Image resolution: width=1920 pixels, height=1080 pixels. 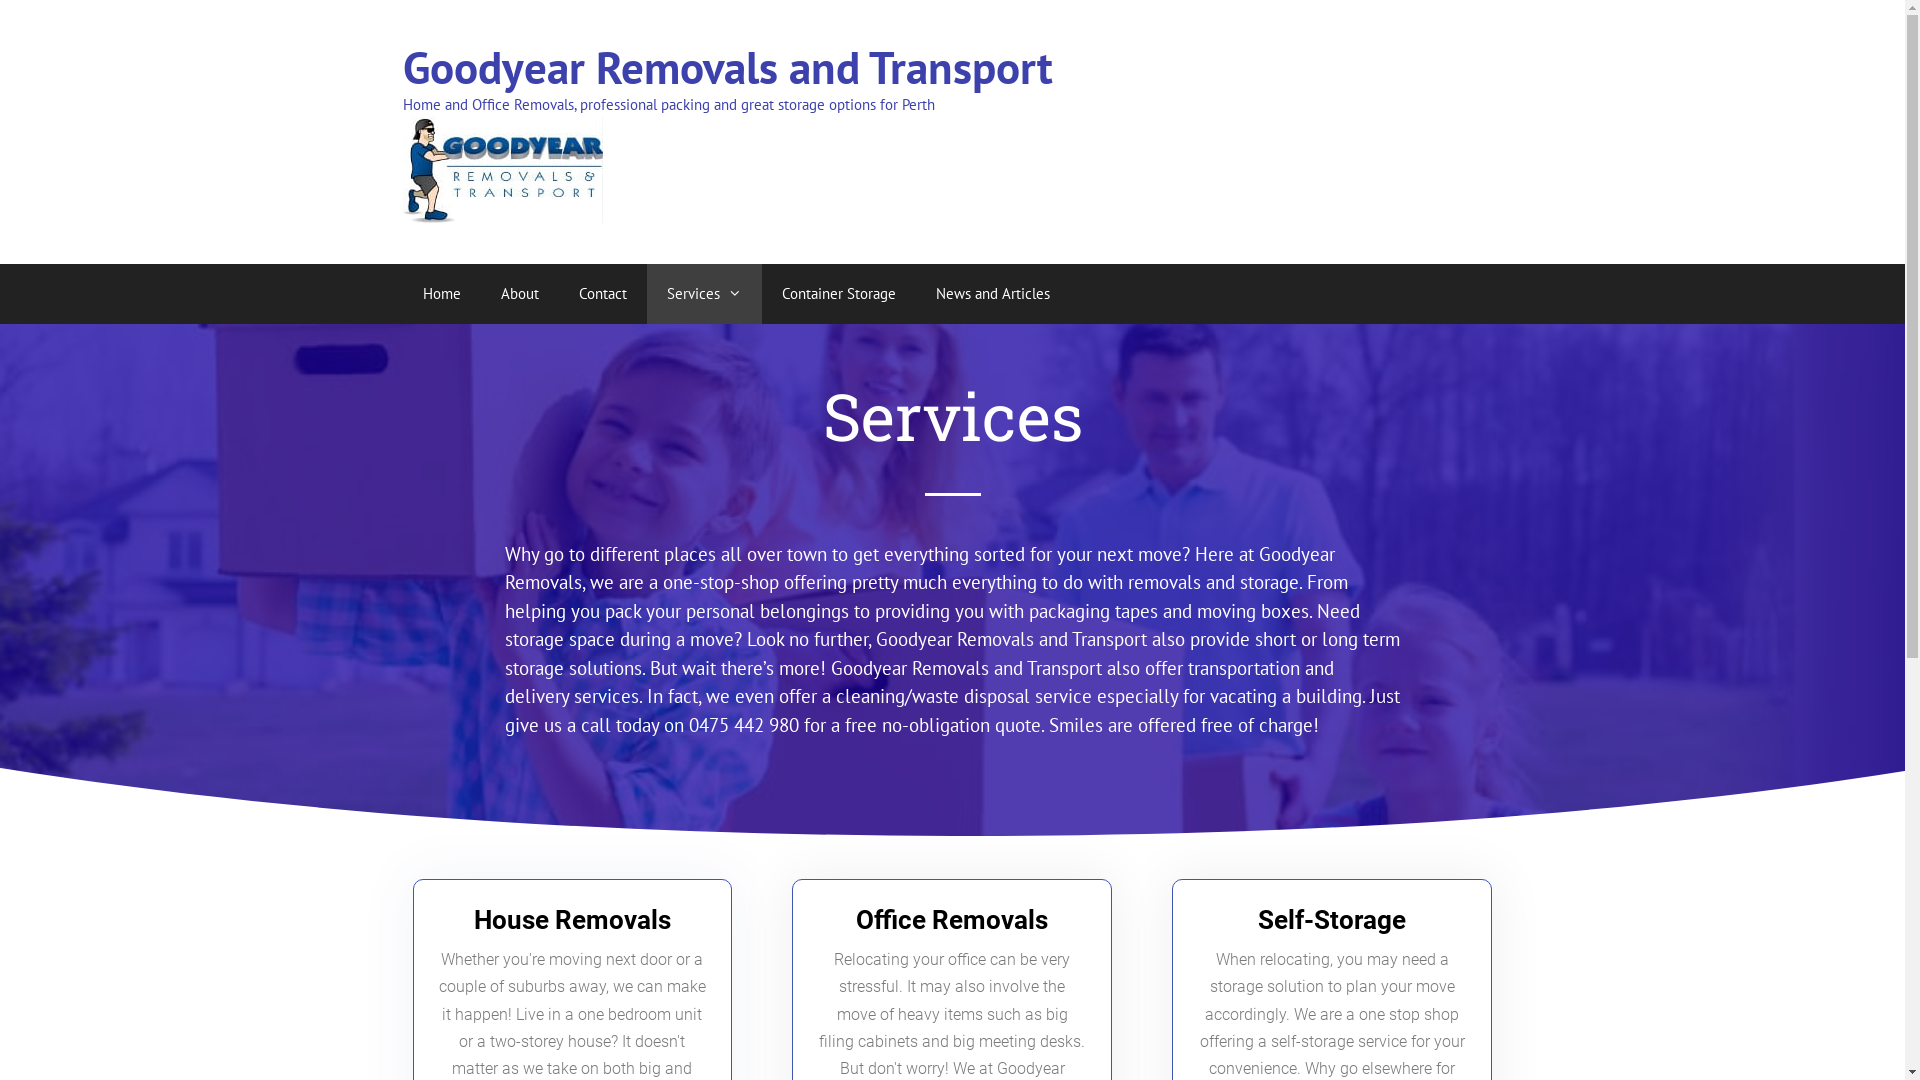 I want to click on 'News and Articles', so click(x=915, y=293).